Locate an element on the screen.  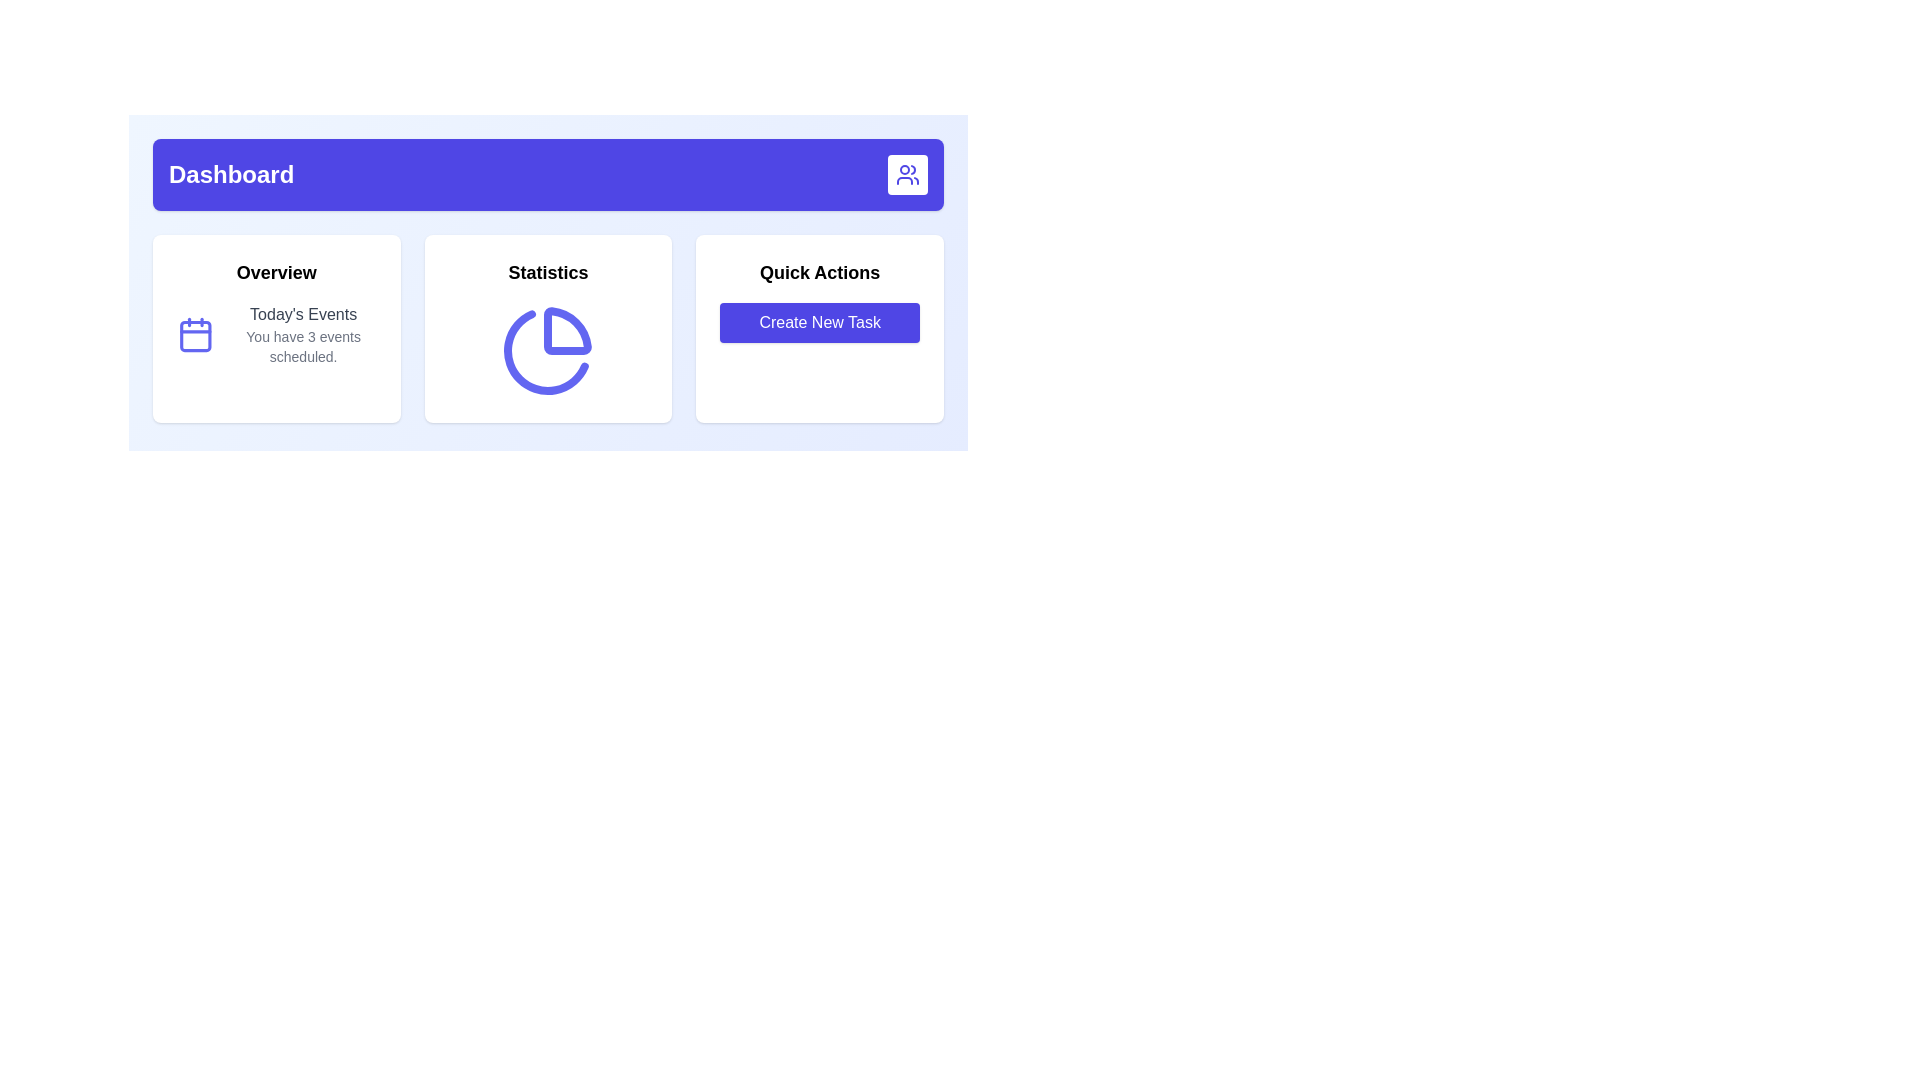
the static informational text block displaying the number of events scheduled for the current day, located beneath the 'Overview' heading on the leftmost panel is located at coordinates (302, 334).